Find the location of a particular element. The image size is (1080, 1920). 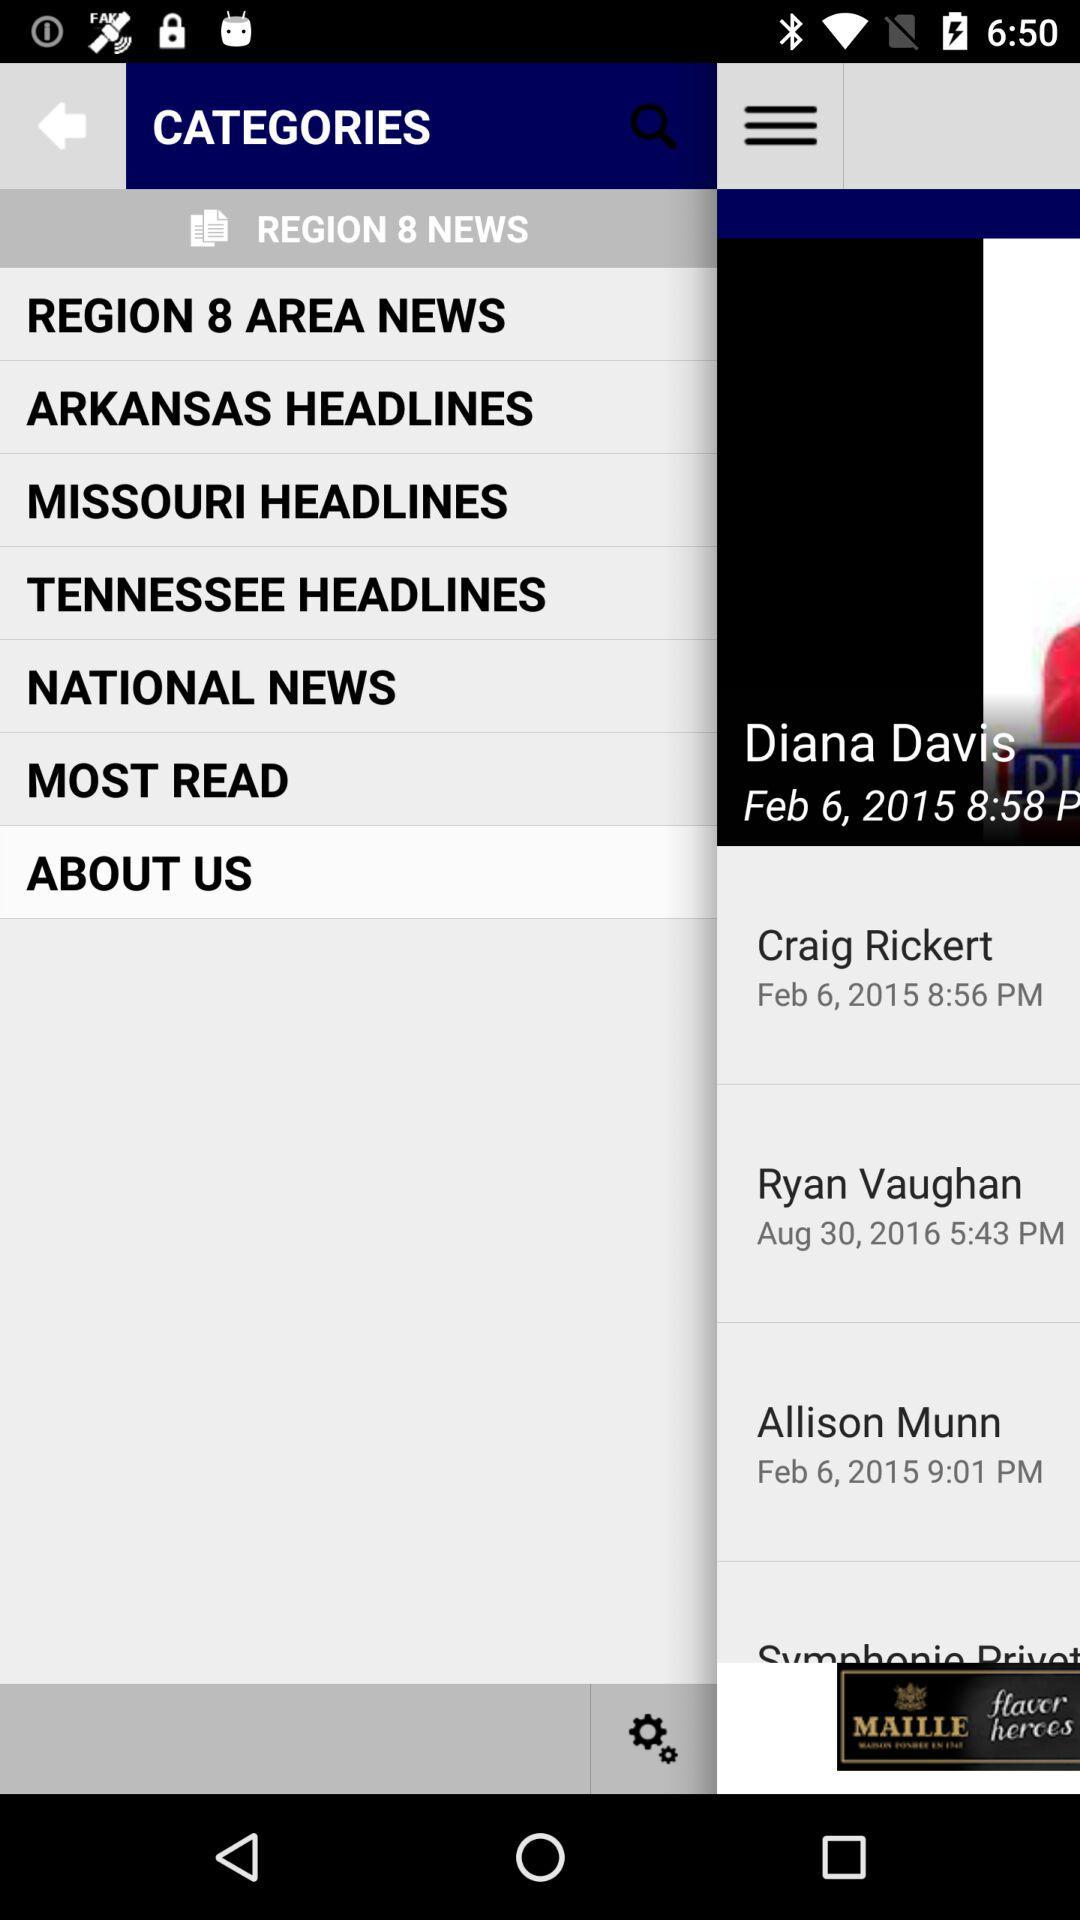

the settings icon is located at coordinates (654, 1737).